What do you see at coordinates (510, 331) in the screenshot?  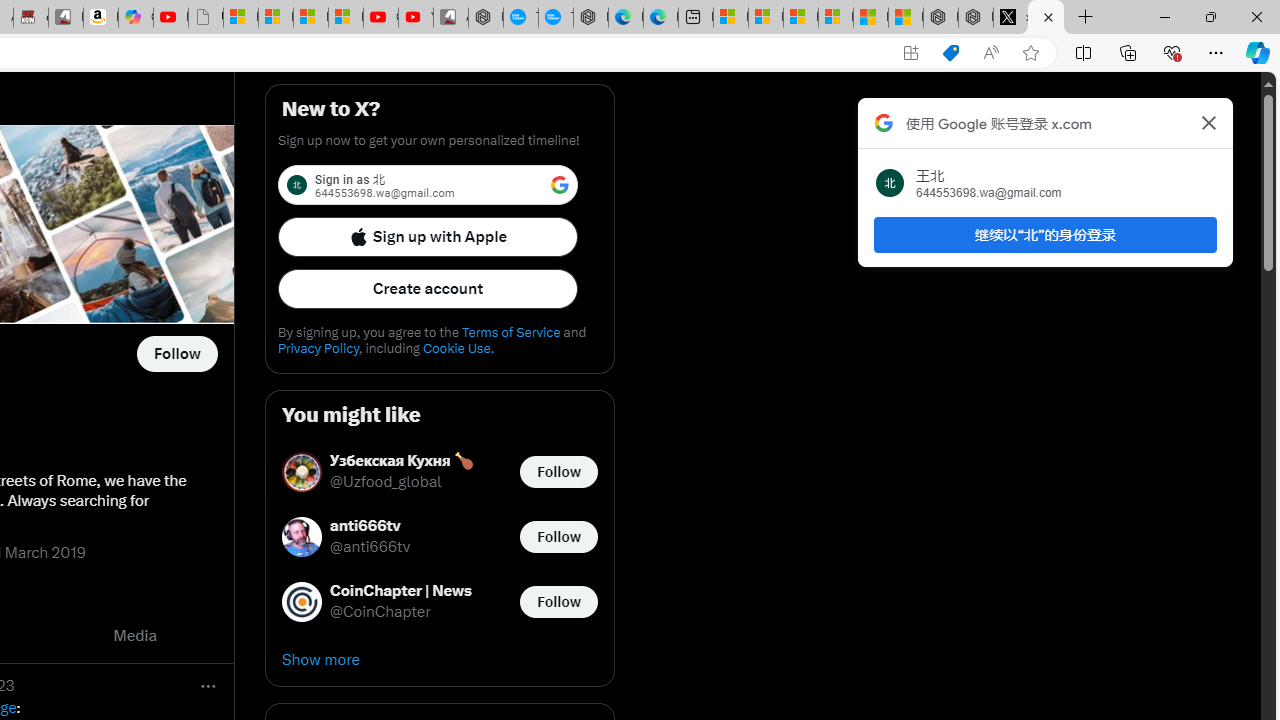 I see `'Terms of Service'` at bounding box center [510, 331].